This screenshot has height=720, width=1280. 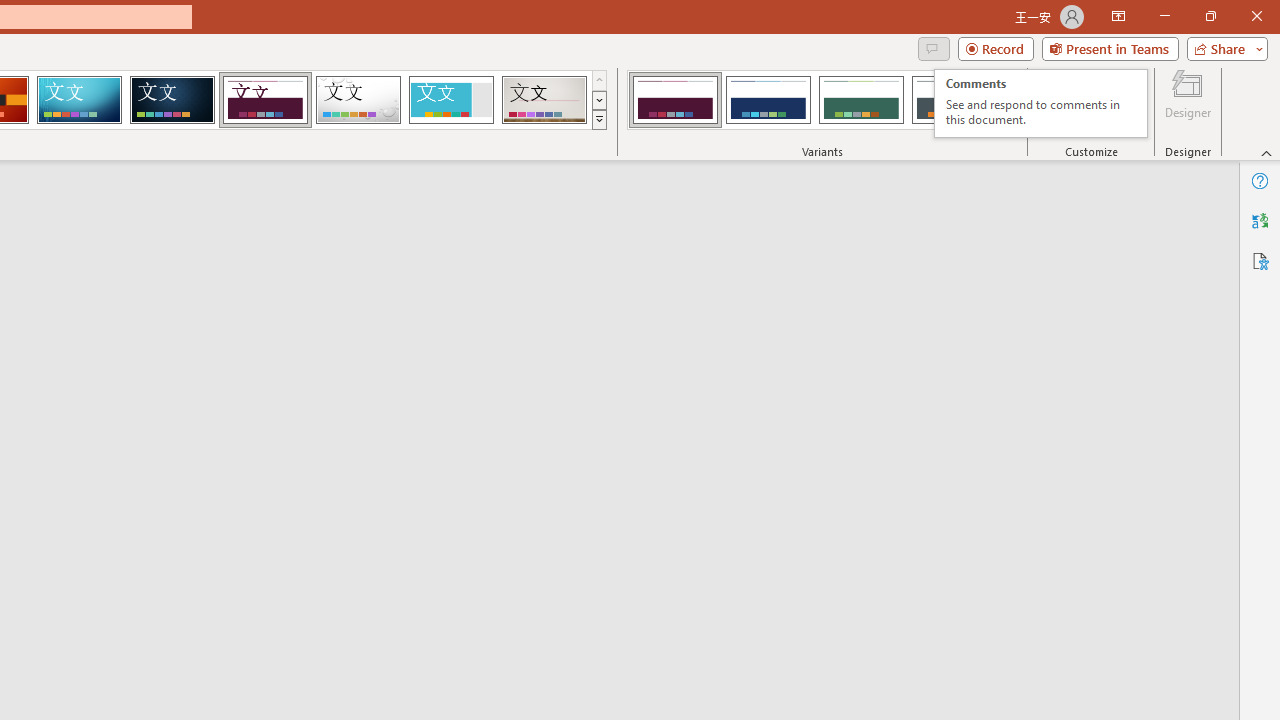 I want to click on 'Droplet', so click(x=358, y=100).